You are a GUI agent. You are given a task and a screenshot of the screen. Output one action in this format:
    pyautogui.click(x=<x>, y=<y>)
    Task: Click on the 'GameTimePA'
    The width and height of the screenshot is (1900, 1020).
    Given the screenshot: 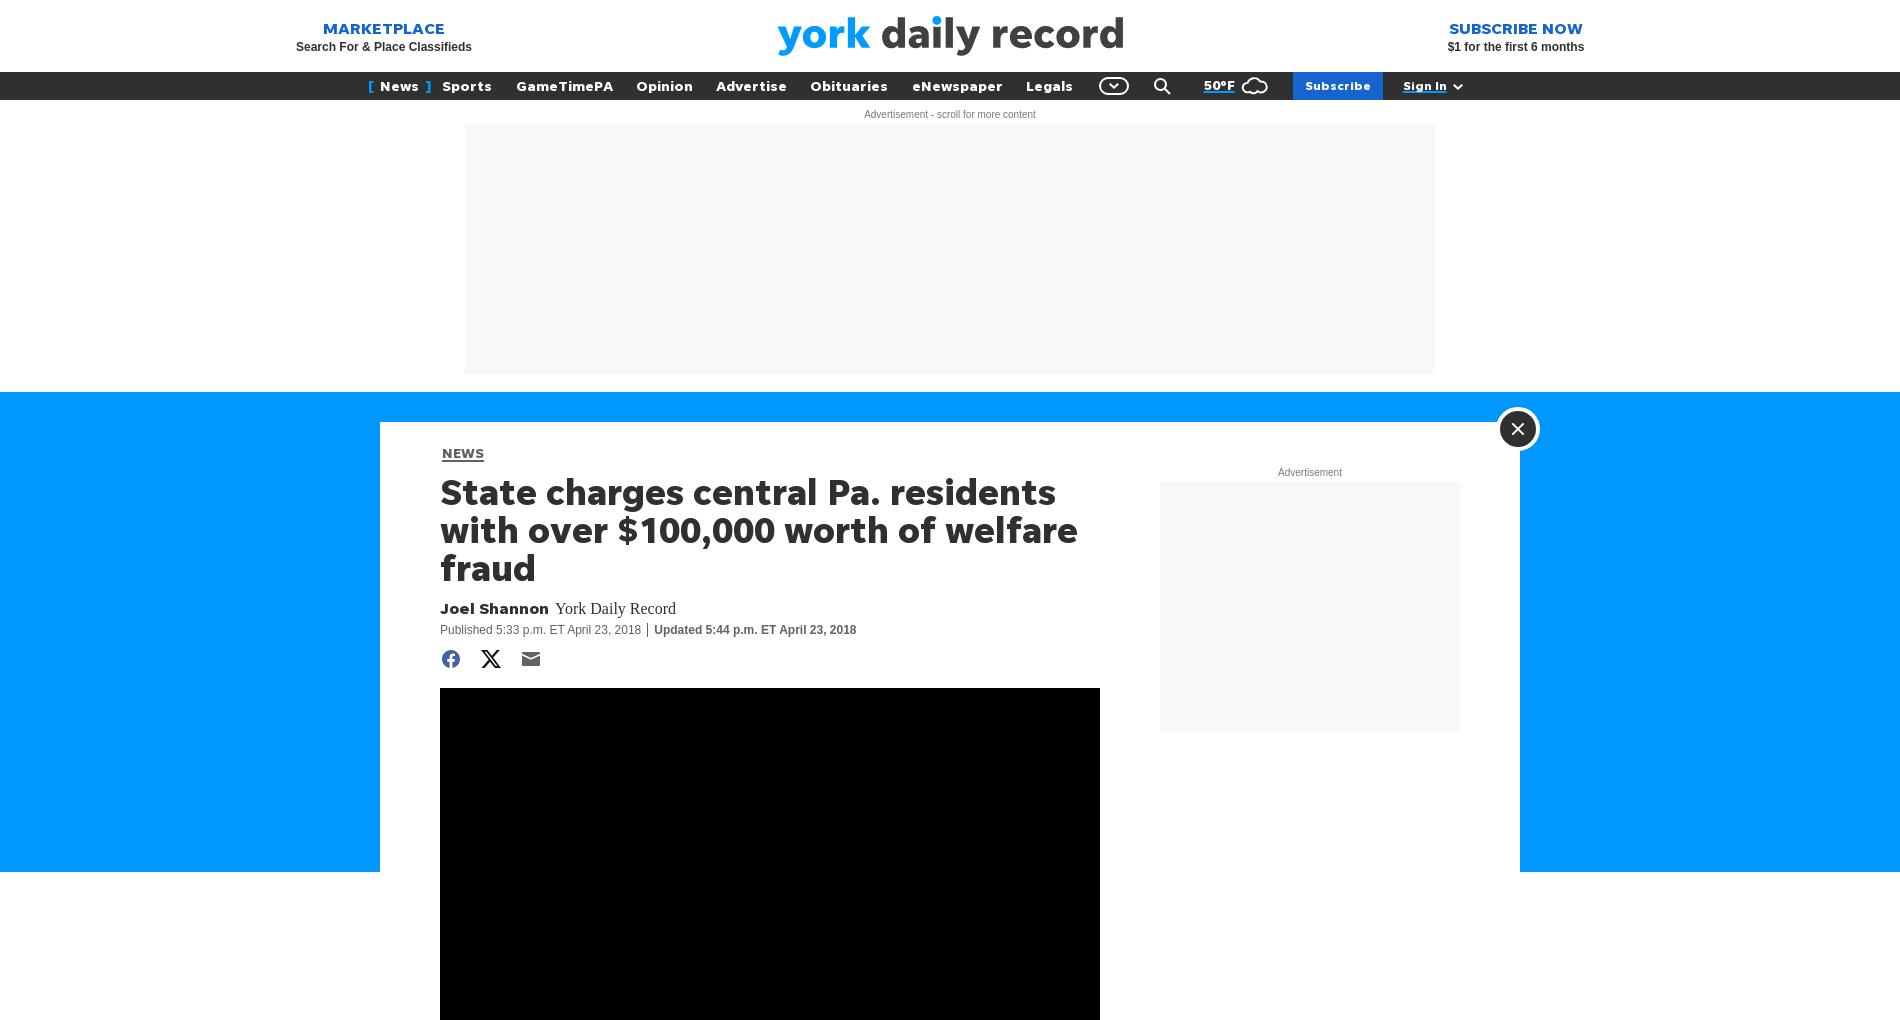 What is the action you would take?
    pyautogui.click(x=515, y=85)
    